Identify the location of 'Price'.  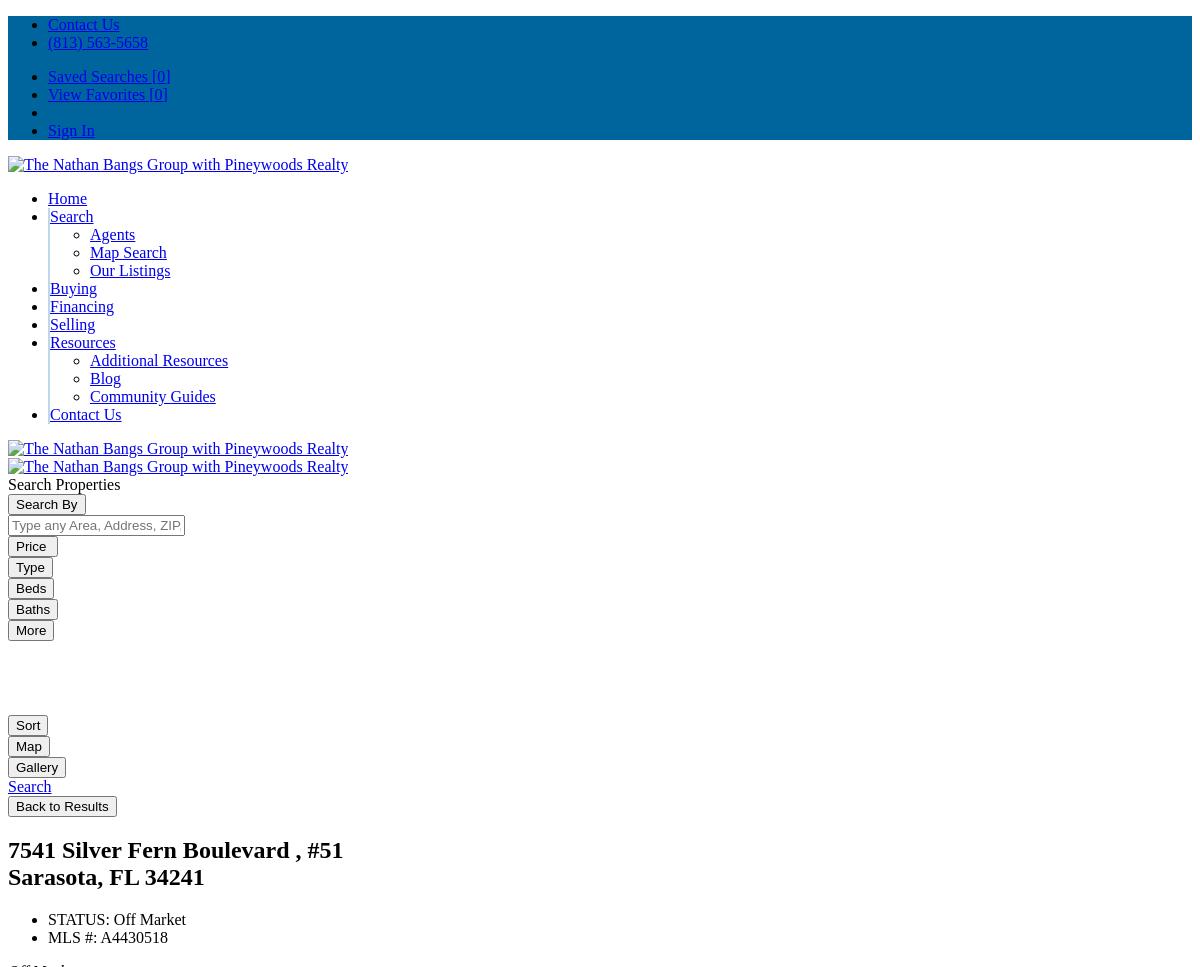
(33, 546).